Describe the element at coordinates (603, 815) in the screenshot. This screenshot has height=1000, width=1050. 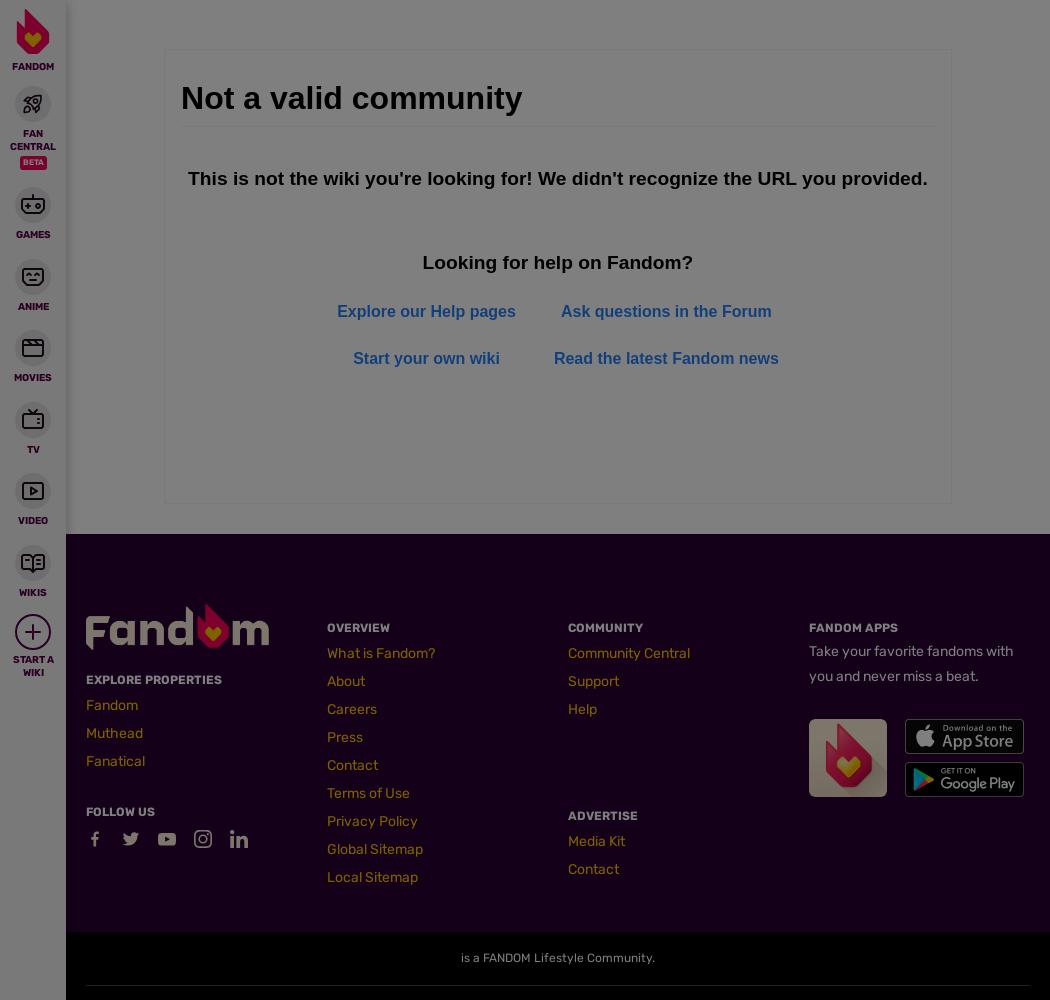
I see `'Advertise'` at that location.